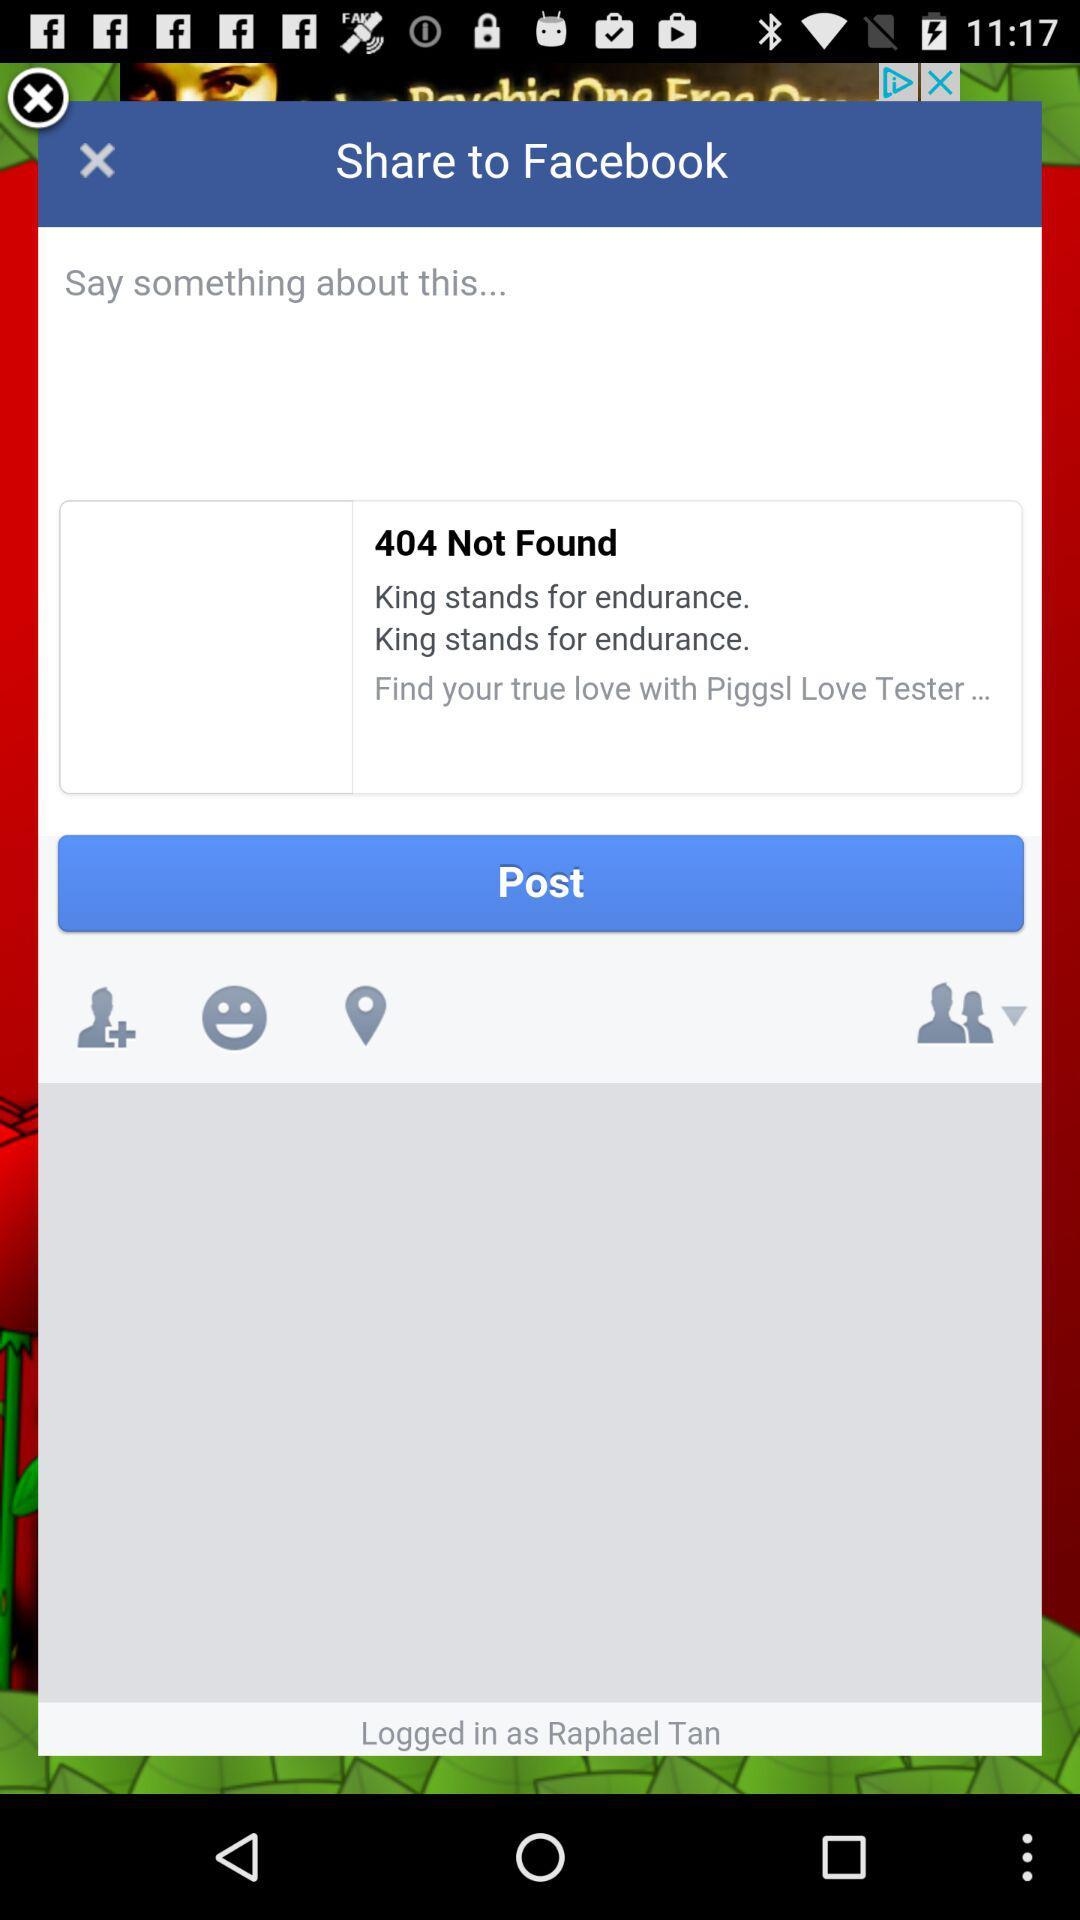  What do you see at coordinates (540, 927) in the screenshot?
I see `share article` at bounding box center [540, 927].